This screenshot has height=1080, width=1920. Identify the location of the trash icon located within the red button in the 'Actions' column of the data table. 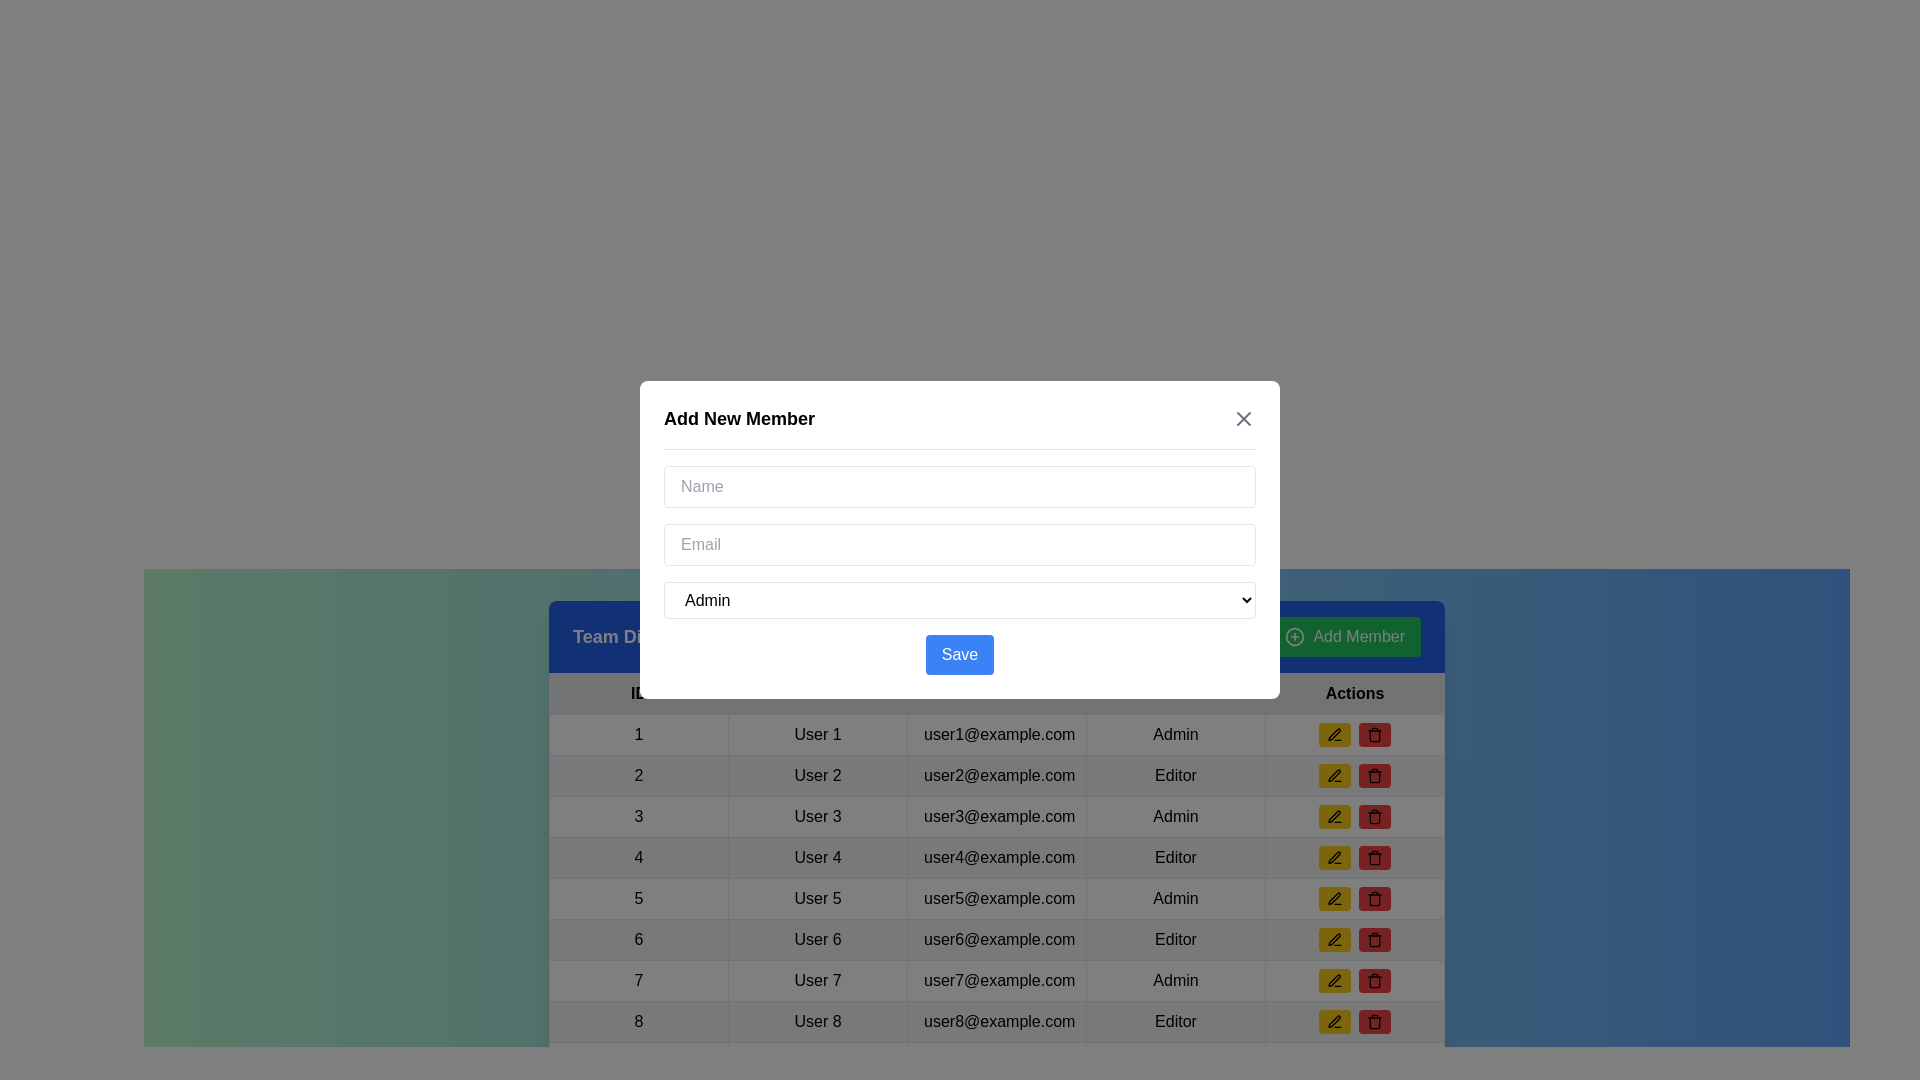
(1373, 735).